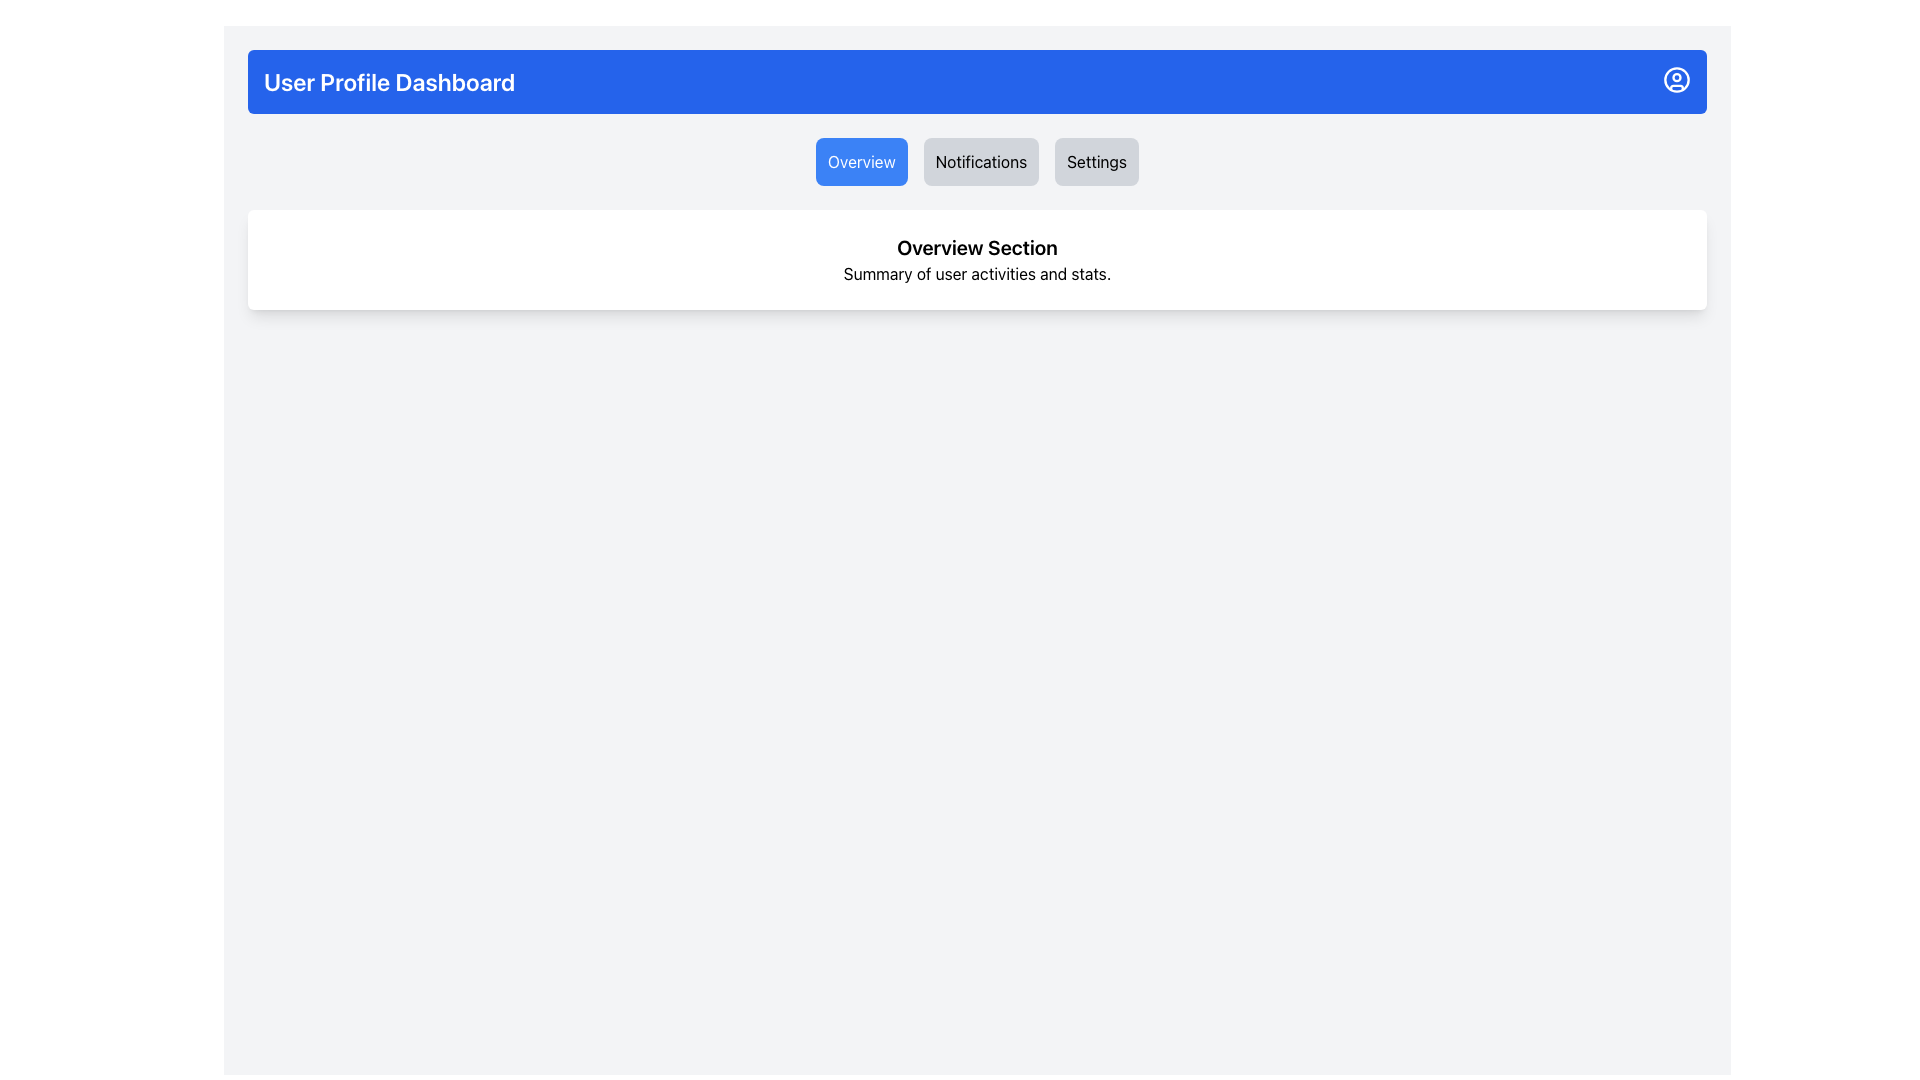 Image resolution: width=1920 pixels, height=1080 pixels. I want to click on the Text Label displaying 'Overview Section', which is prominently located above the 'Summary of user activities and stats.', so click(977, 246).